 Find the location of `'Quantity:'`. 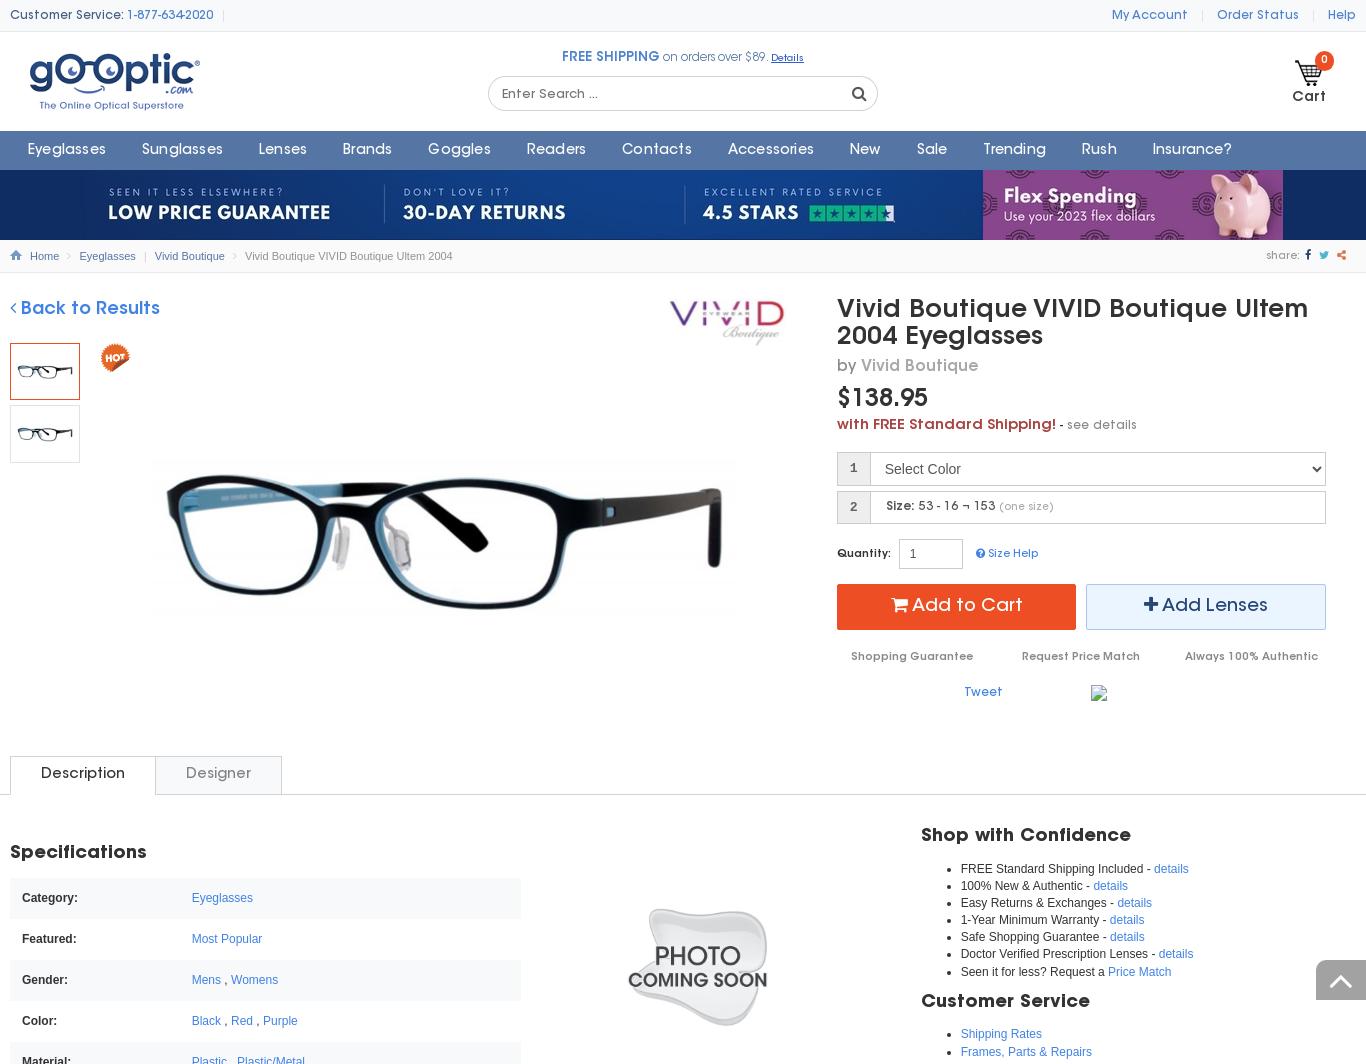

'Quantity:' is located at coordinates (834, 553).